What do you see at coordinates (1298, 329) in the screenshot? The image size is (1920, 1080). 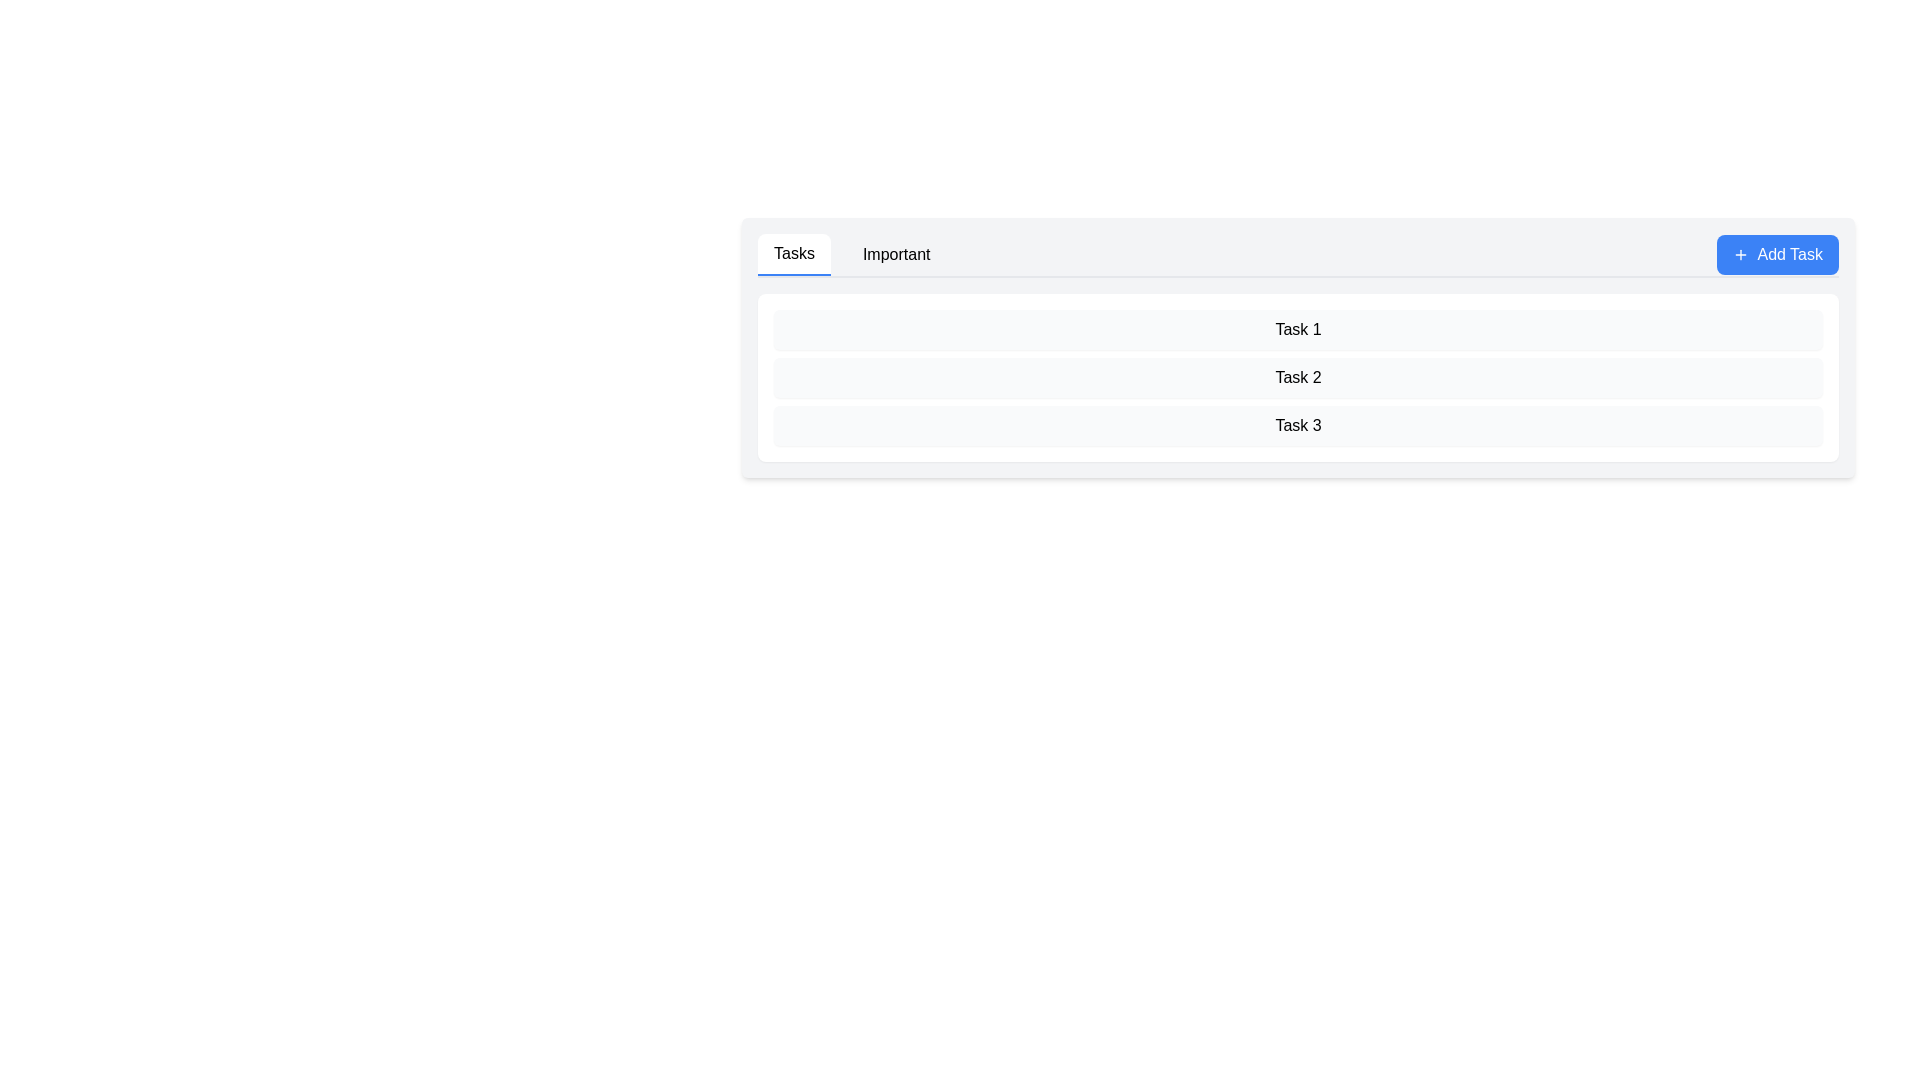 I see `the label with the text 'Task 1', which is a rectangular section with a light-gray background and rounded corners, positioned above 'Task 2' and below the tab navigation bar labeled 'Tasks' and 'Important'` at bounding box center [1298, 329].